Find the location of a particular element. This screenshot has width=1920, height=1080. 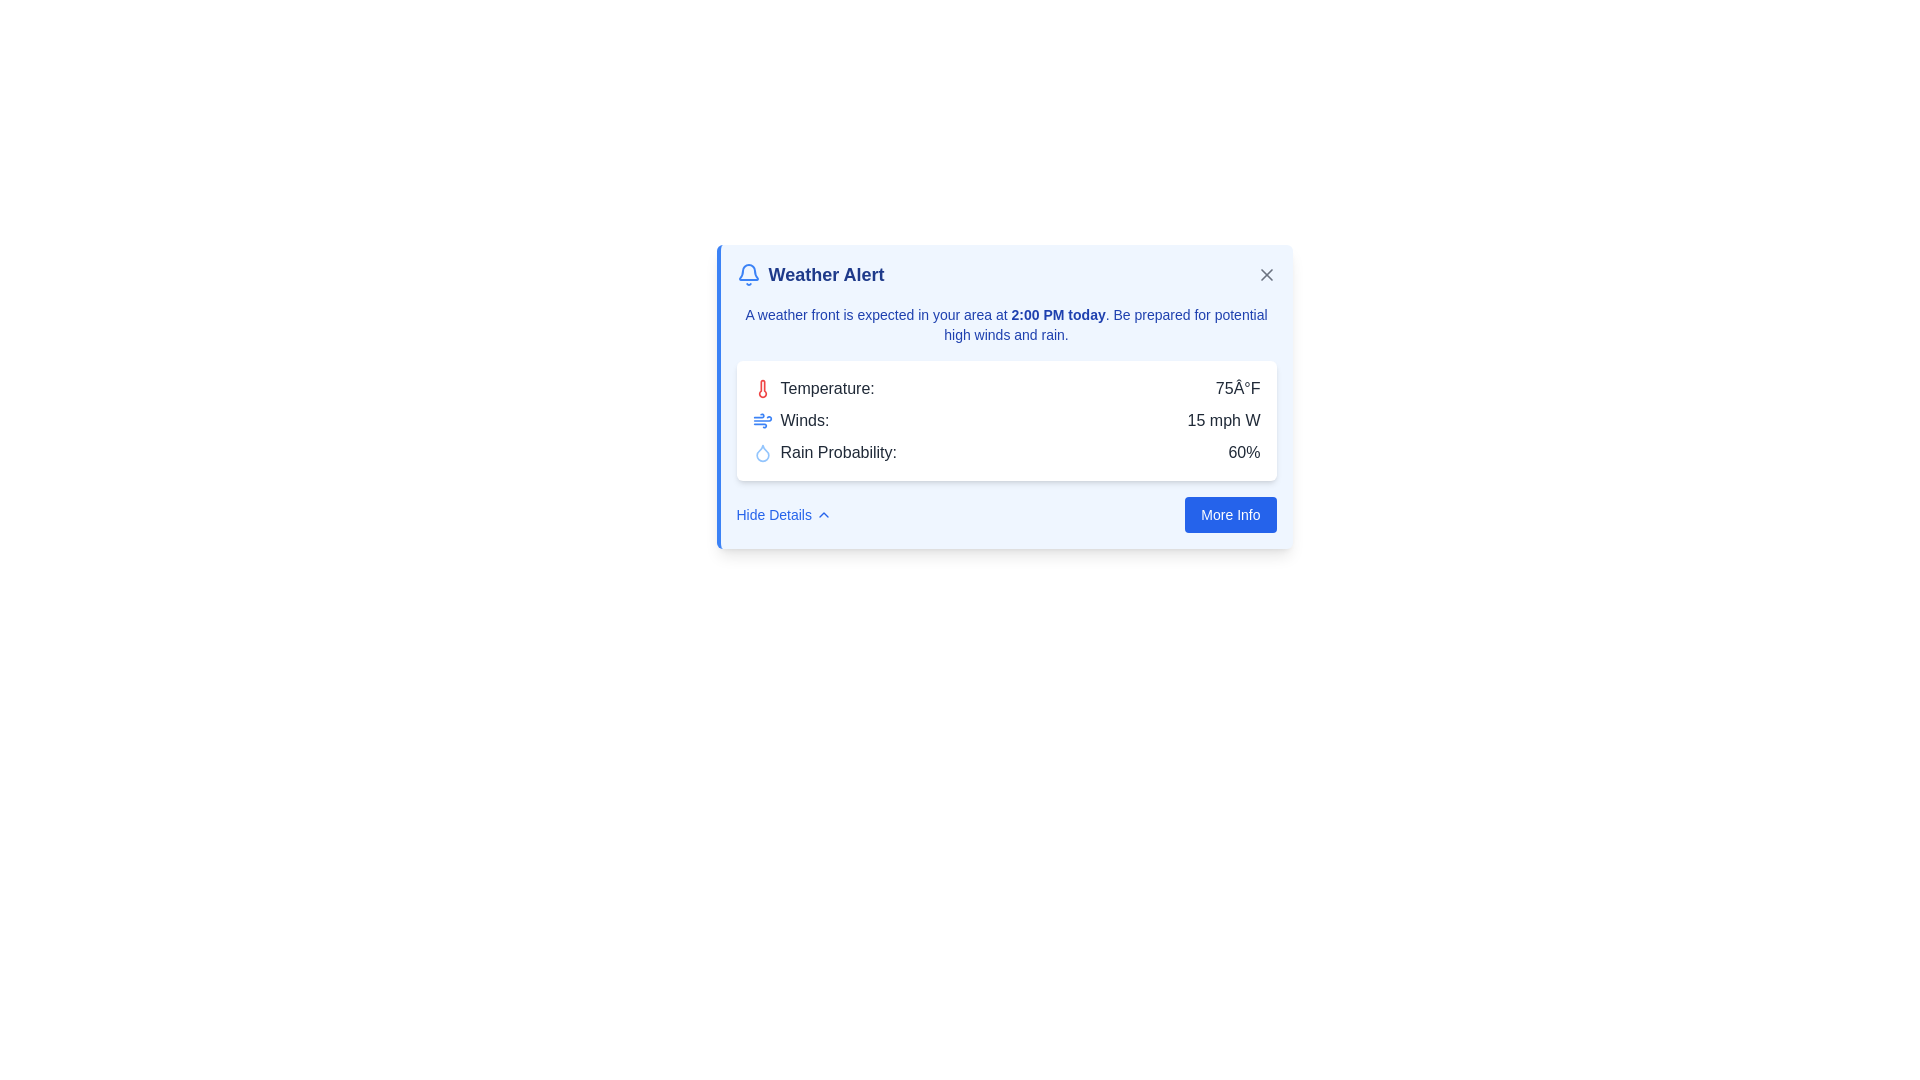

the weather alert title label located in the upper left portion of the notification box is located at coordinates (810, 274).